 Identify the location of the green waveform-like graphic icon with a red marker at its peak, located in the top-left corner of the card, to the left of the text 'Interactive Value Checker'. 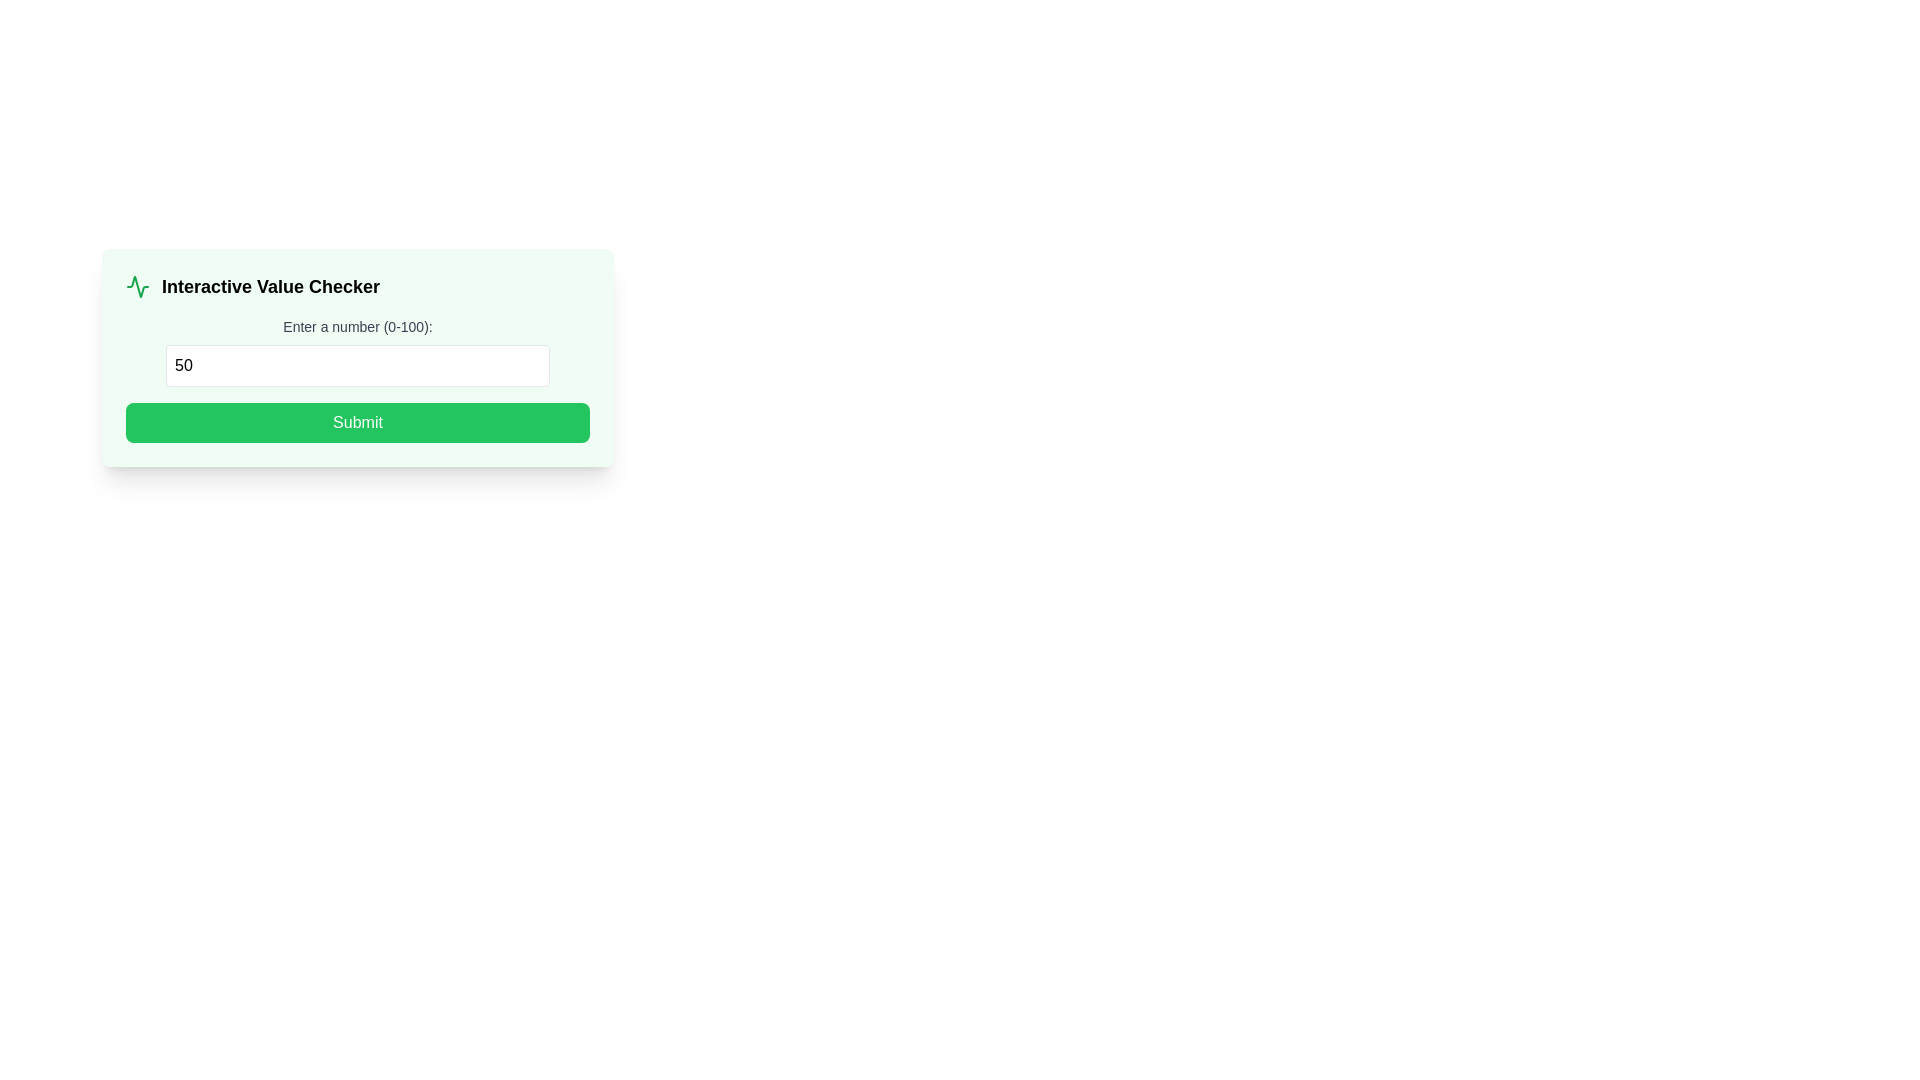
(137, 286).